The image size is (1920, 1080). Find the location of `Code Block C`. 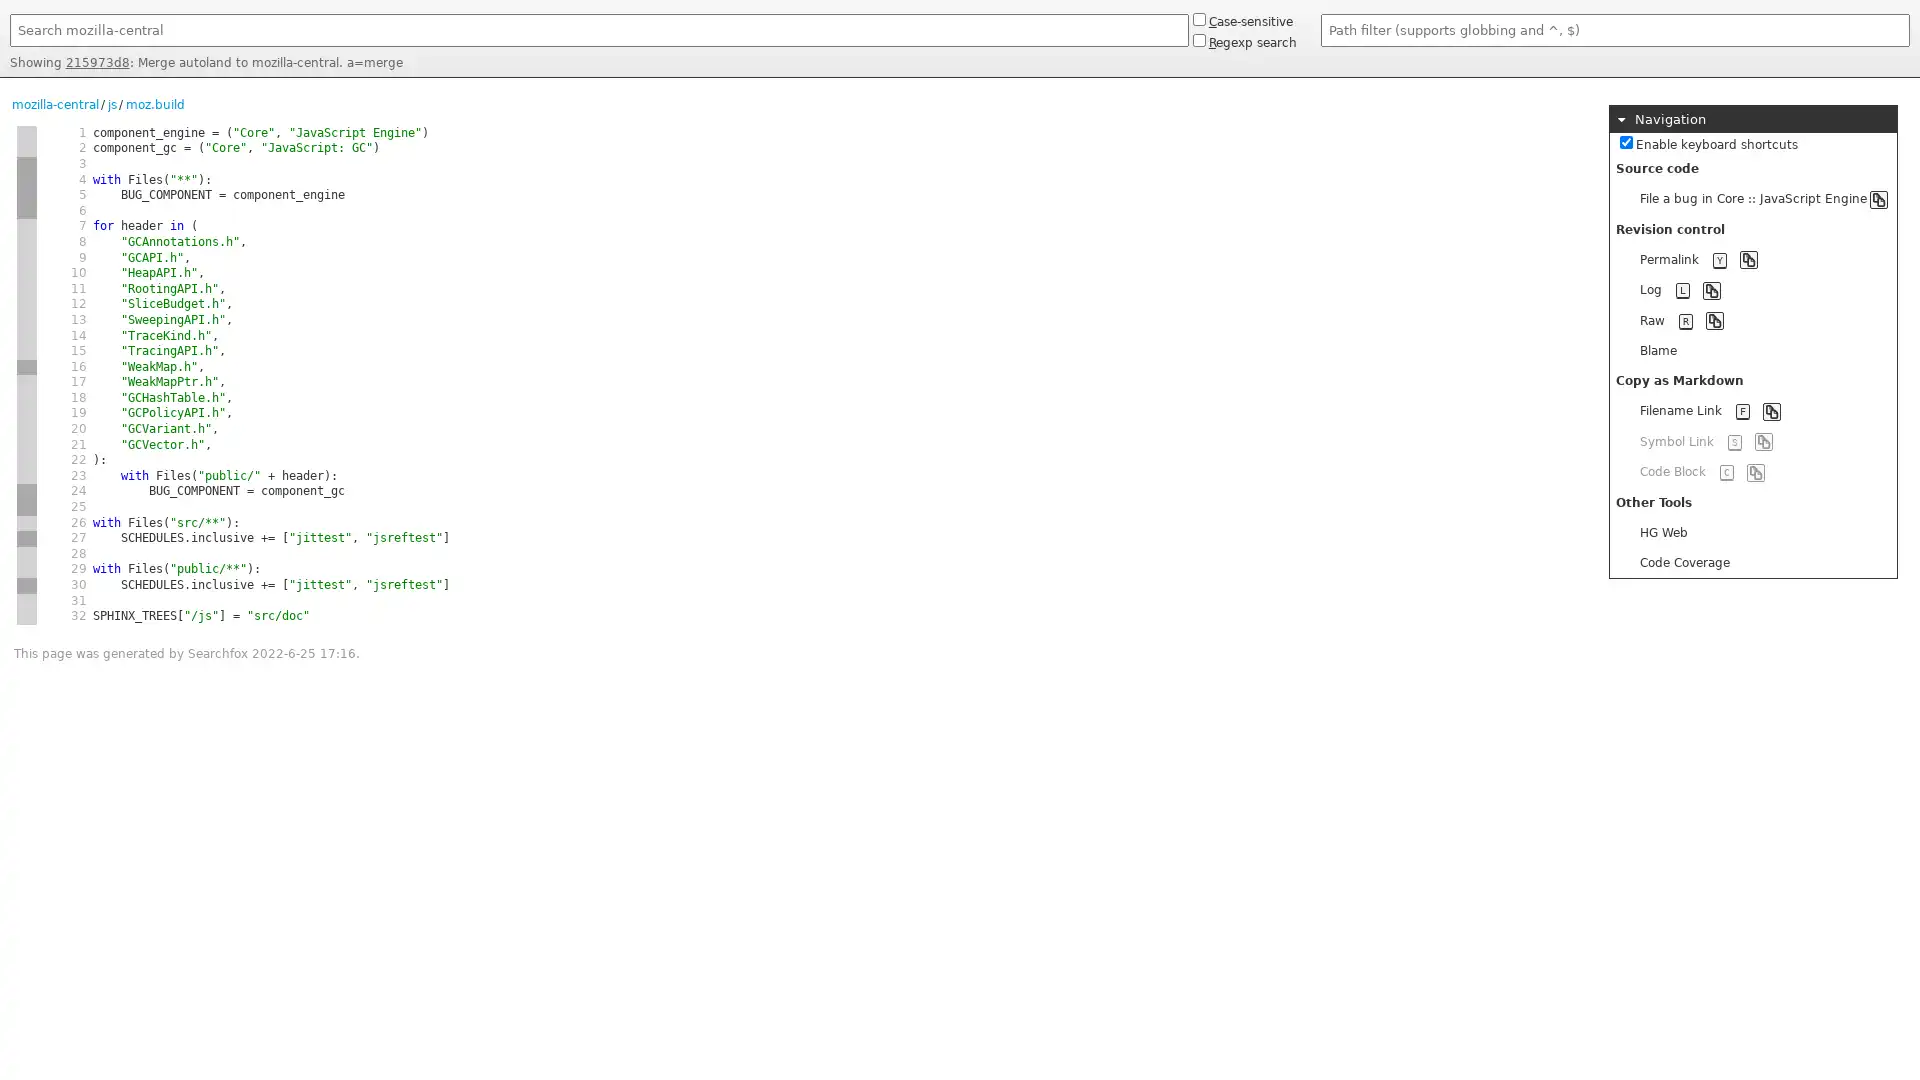

Code Block C is located at coordinates (1752, 471).